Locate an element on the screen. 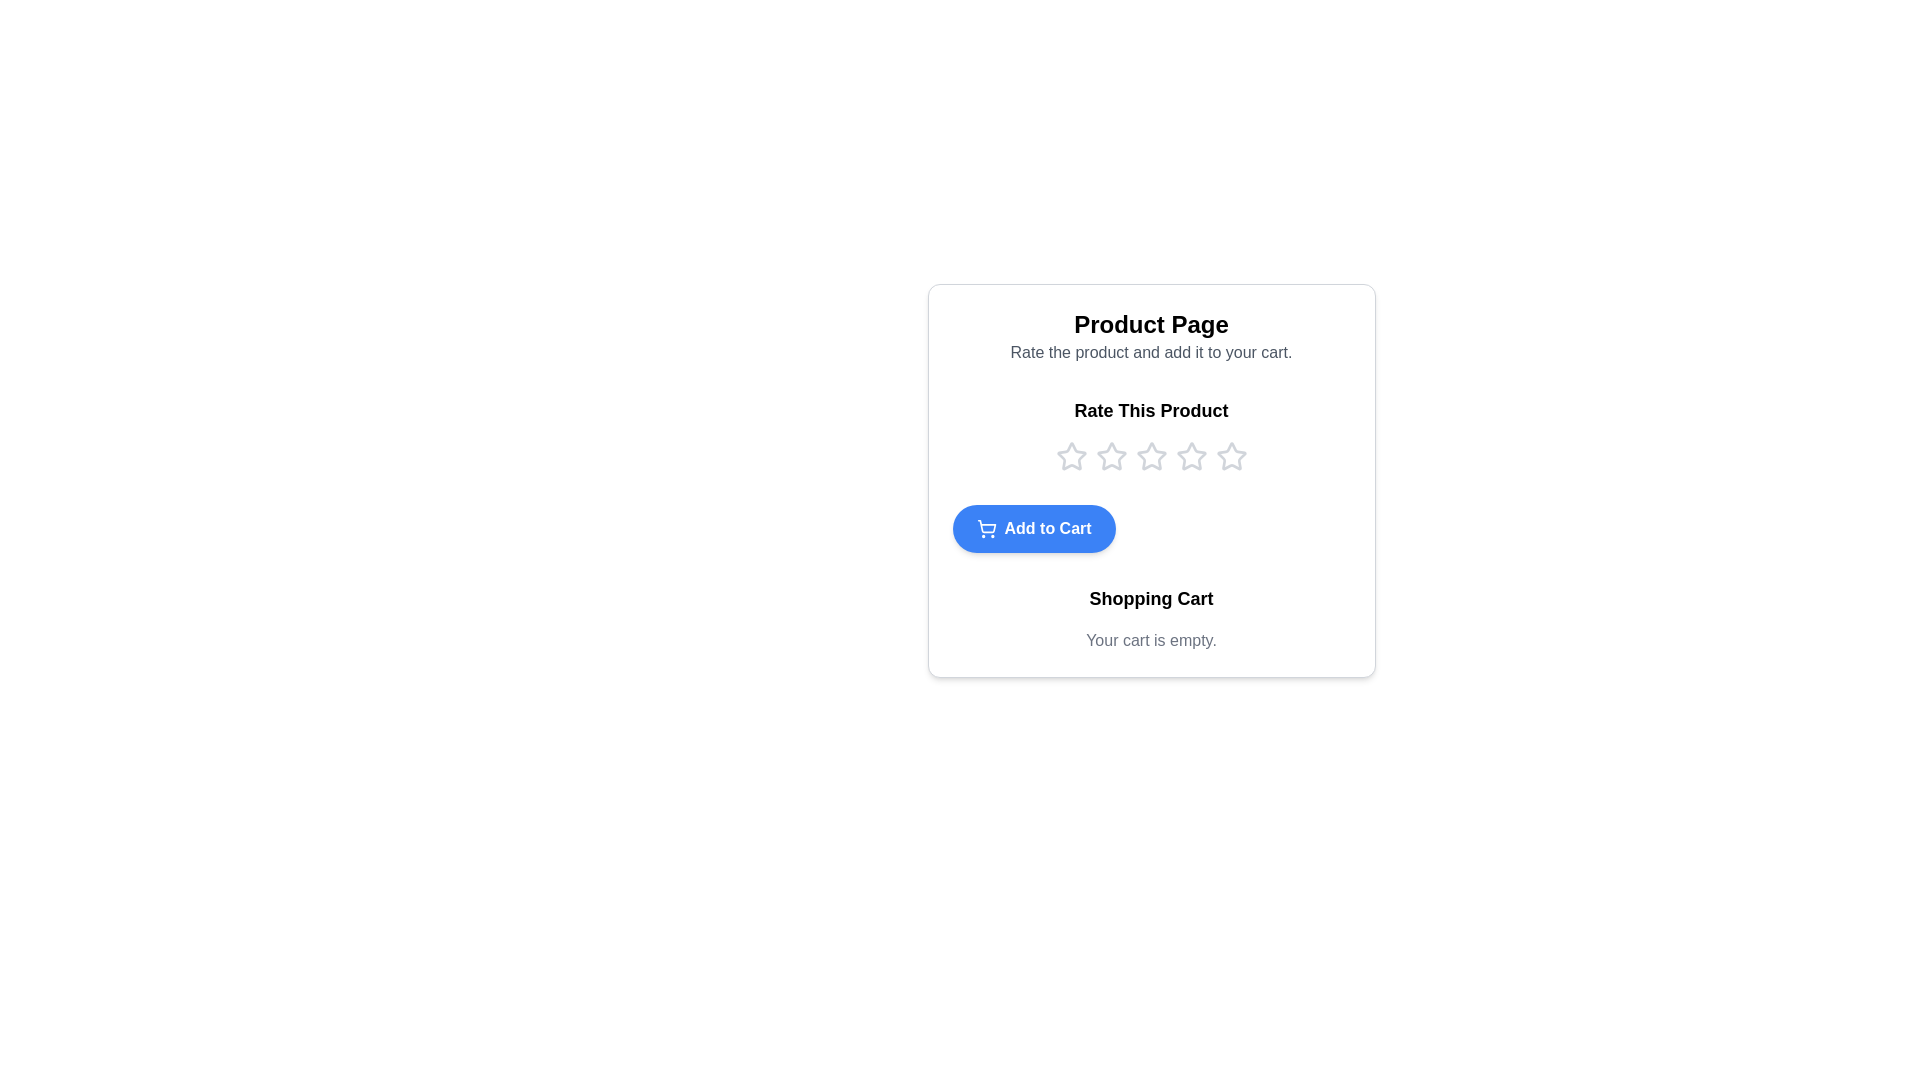 Image resolution: width=1920 pixels, height=1080 pixels. the second star icon in the rating section is located at coordinates (1110, 456).